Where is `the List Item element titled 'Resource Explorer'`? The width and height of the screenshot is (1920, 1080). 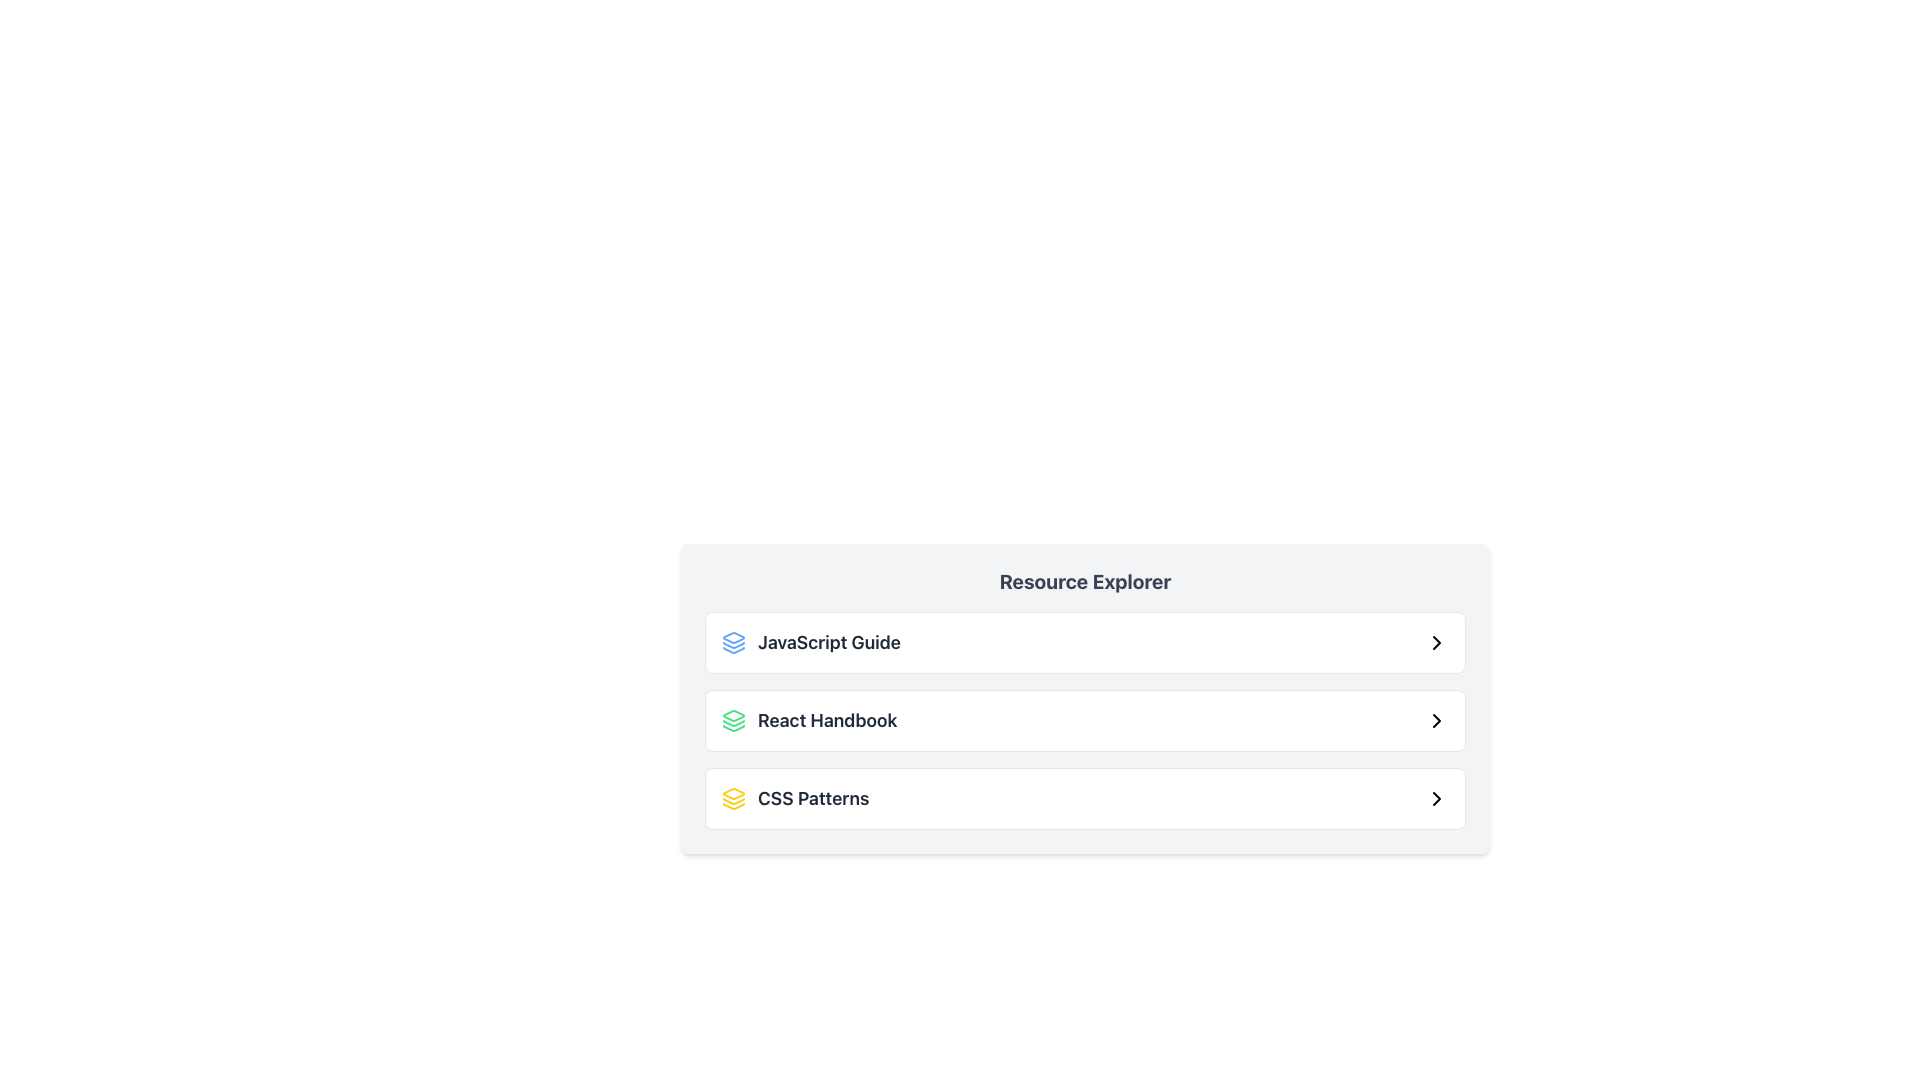
the List Item element titled 'Resource Explorer' is located at coordinates (1084, 697).